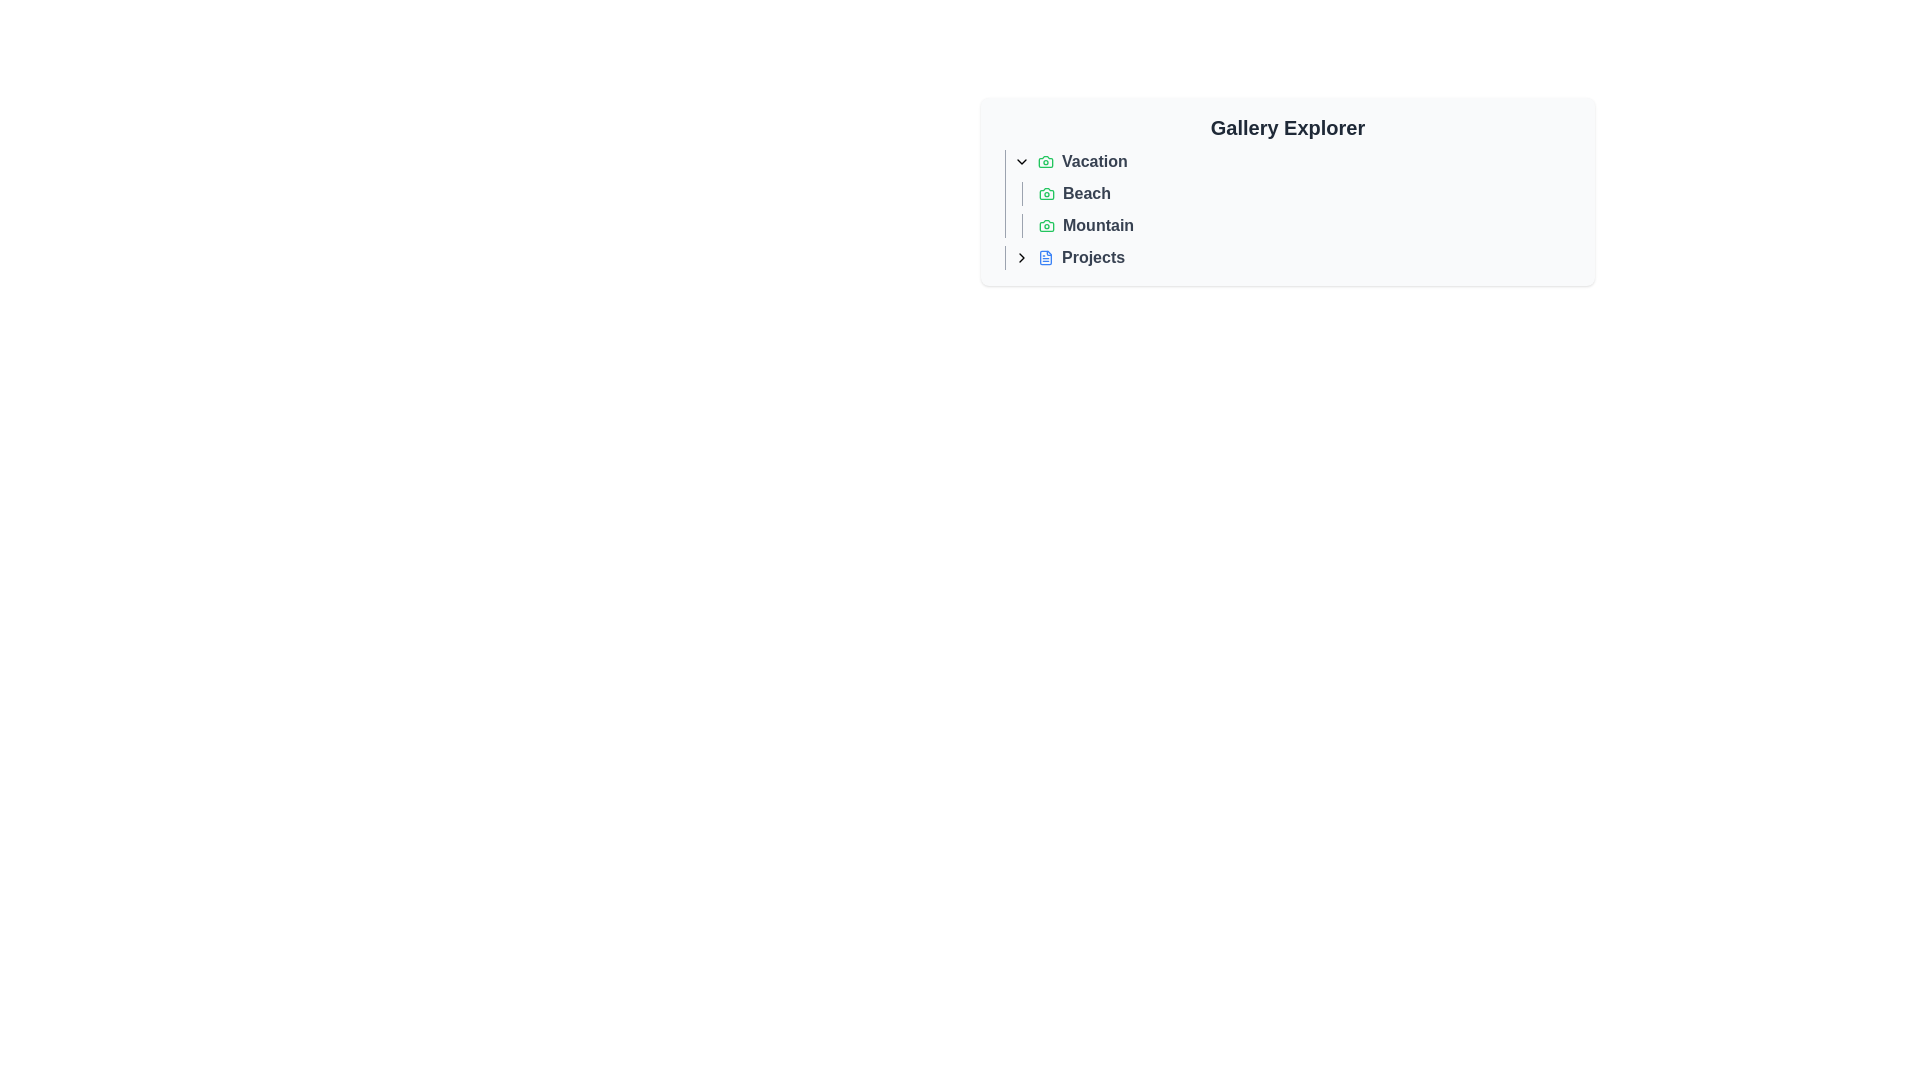 The width and height of the screenshot is (1920, 1080). I want to click on the 'Vacation' label element, which is styled in bold gray text and positioned under a category heading in a tree view structure, to interact with the associated category, so click(1093, 161).